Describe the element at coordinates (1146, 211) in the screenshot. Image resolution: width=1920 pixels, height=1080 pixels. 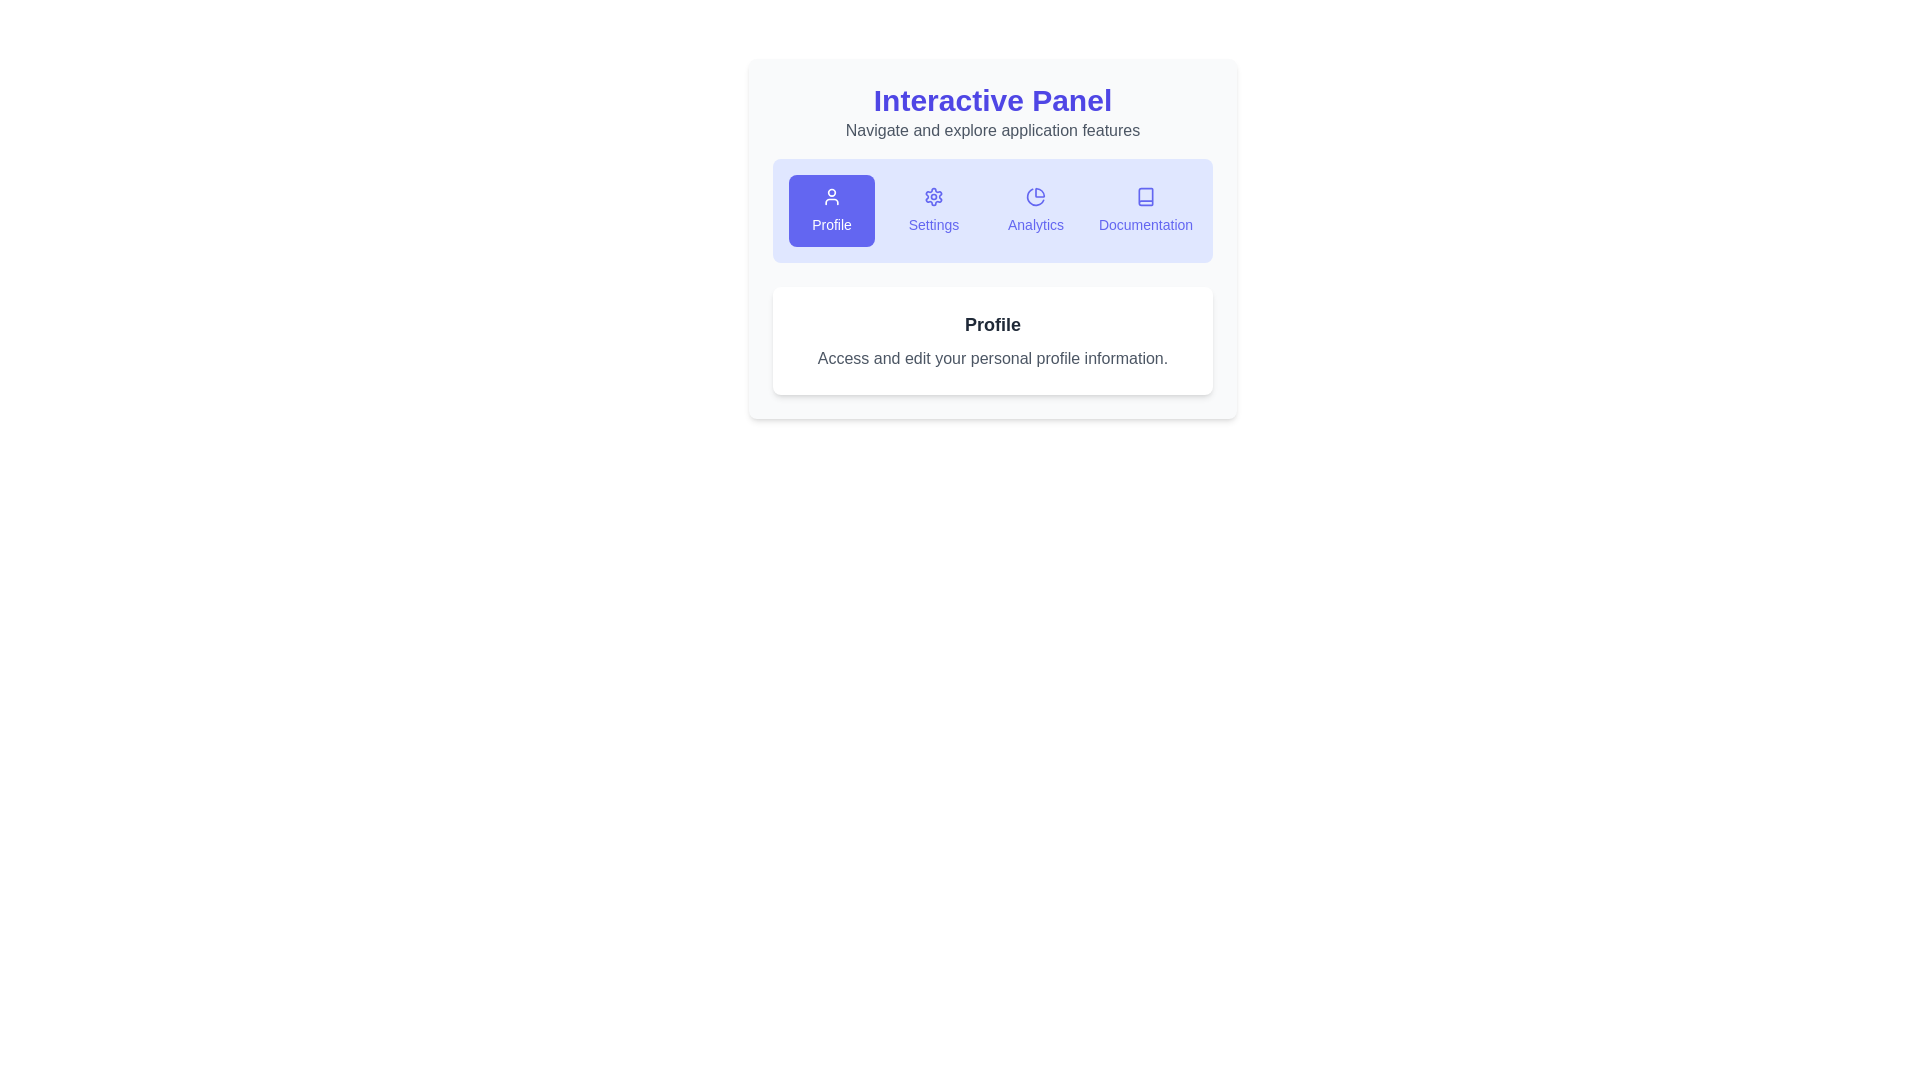
I see `the 'Documentation' button, which is styled with a book icon and blue text` at that location.